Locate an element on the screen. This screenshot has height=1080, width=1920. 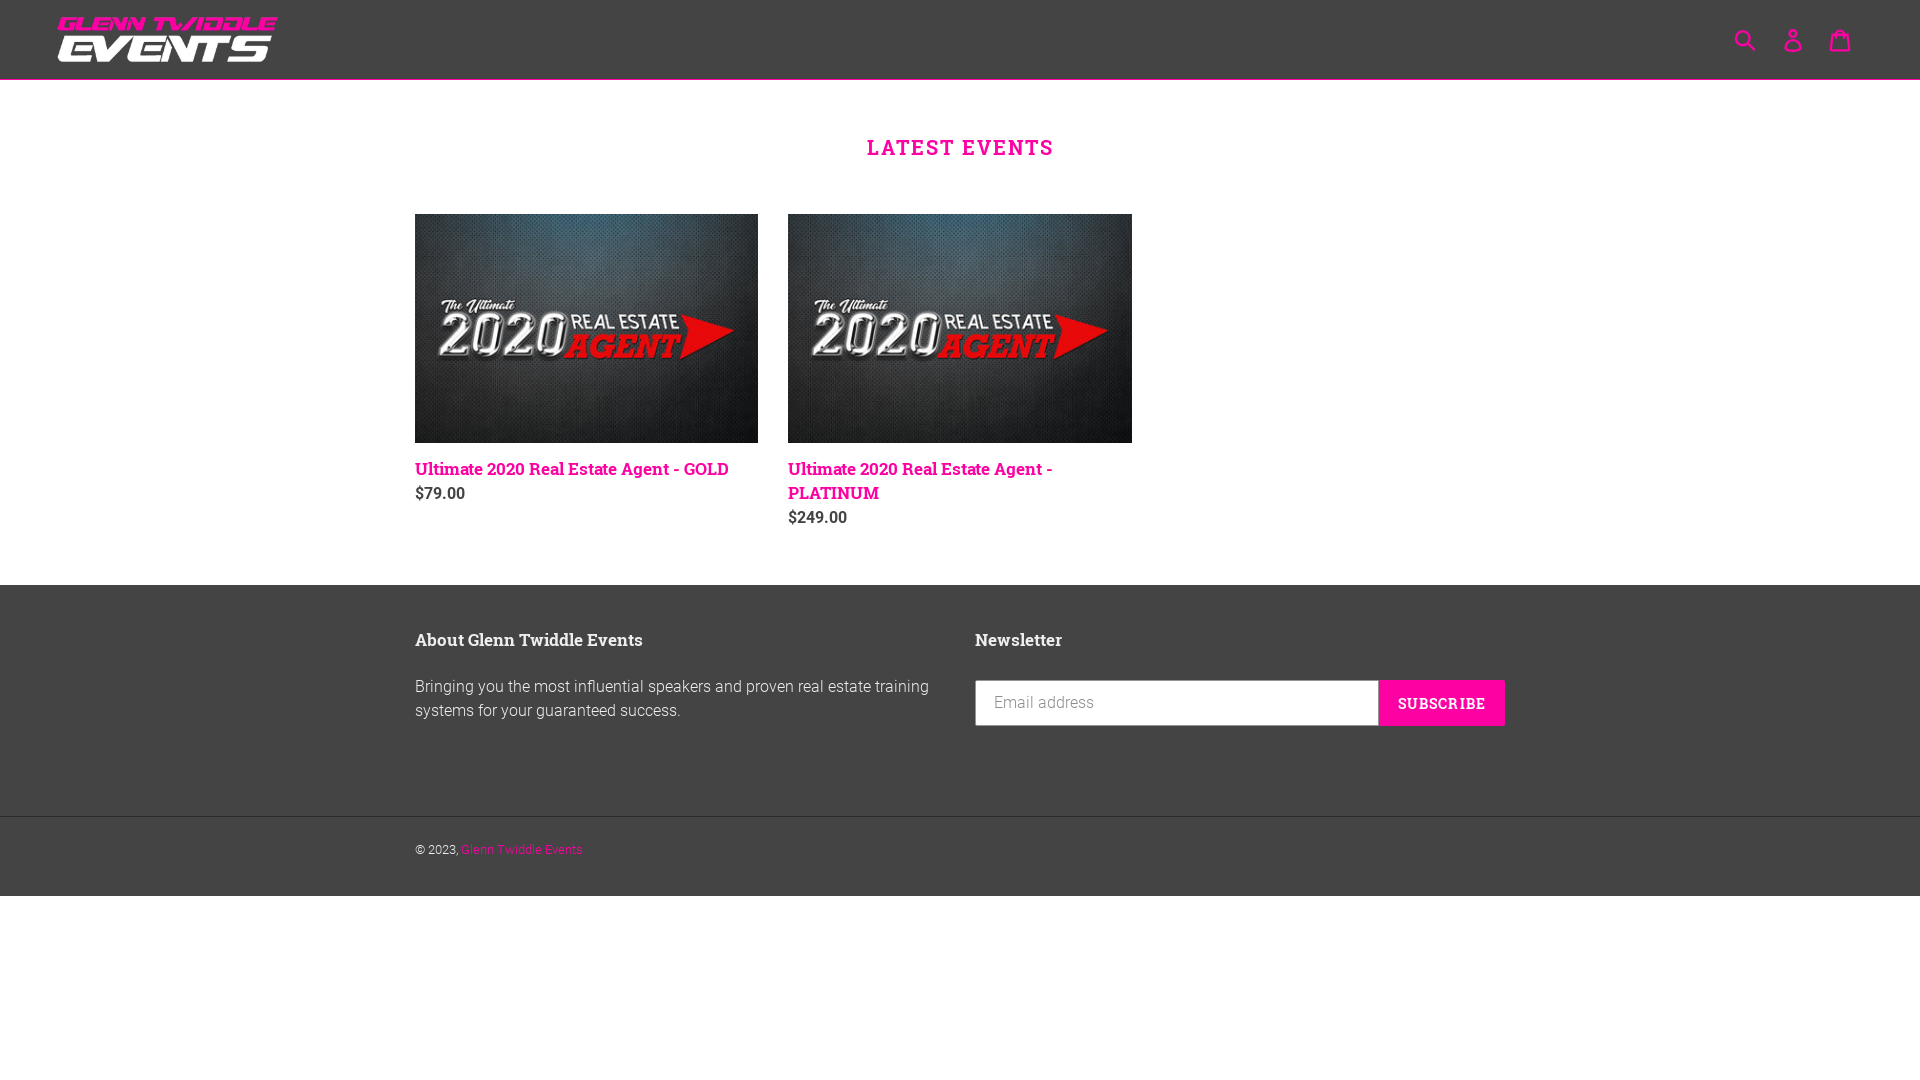
'SUBSCRIBE' is located at coordinates (1377, 701).